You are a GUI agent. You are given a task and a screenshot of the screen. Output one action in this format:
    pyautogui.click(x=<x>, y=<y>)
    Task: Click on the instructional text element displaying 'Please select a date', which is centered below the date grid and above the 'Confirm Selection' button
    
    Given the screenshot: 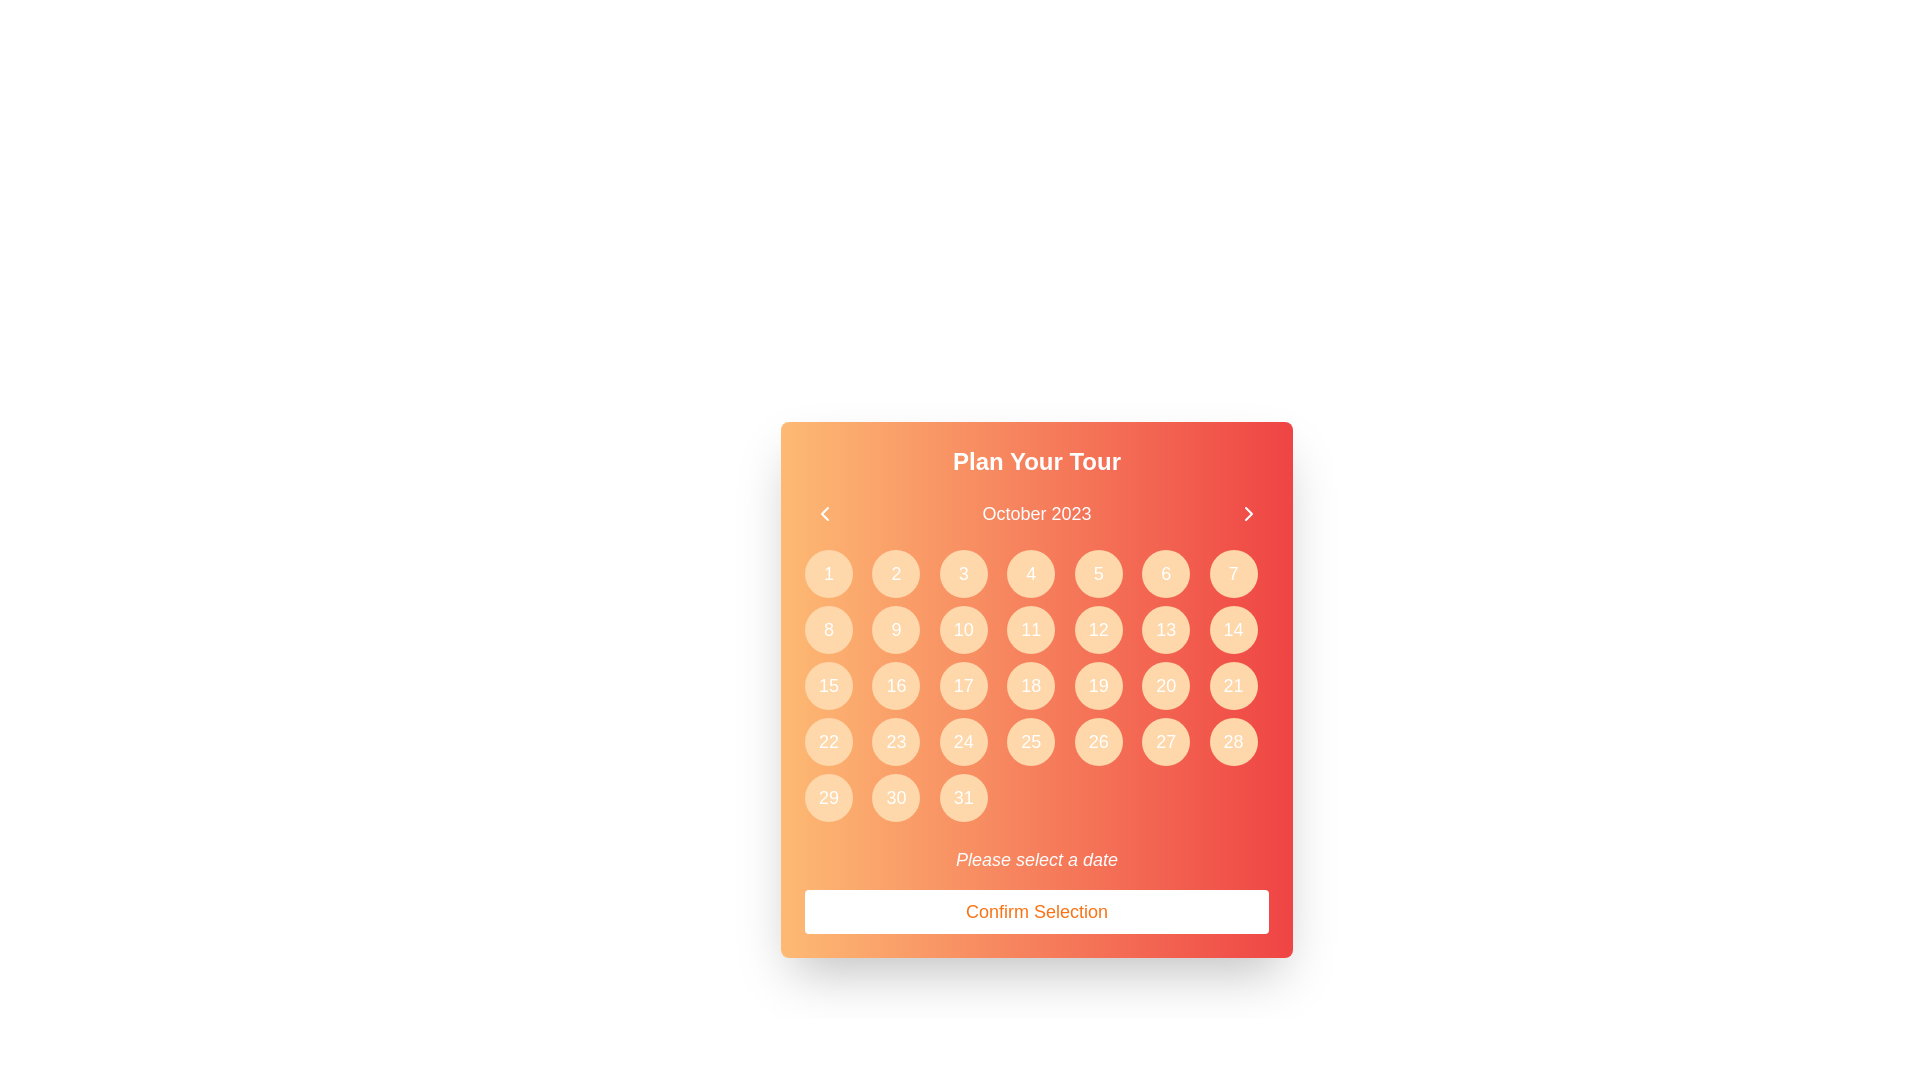 What is the action you would take?
    pyautogui.click(x=1036, y=859)
    